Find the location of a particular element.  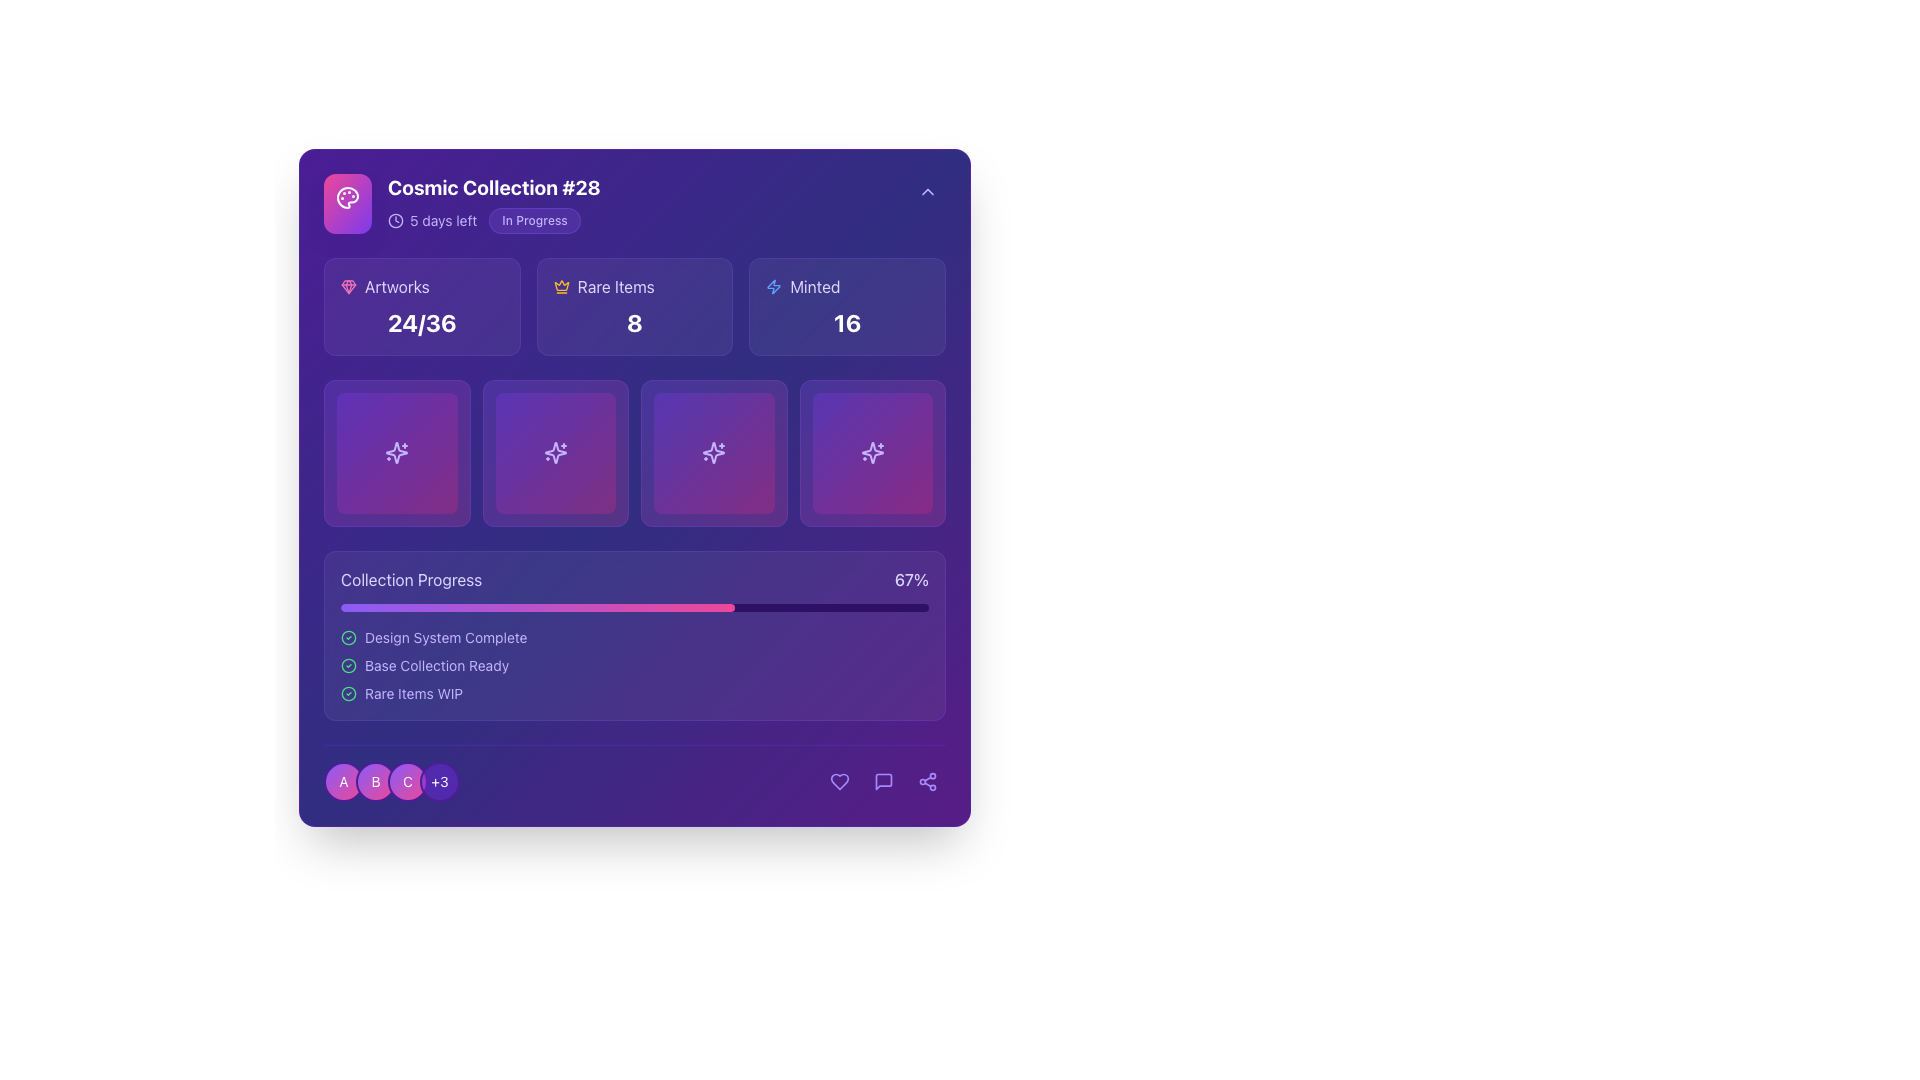

the Text Label indicating the status of the 'Base Collection' in the 'Collection Progress' panel is located at coordinates (436, 665).